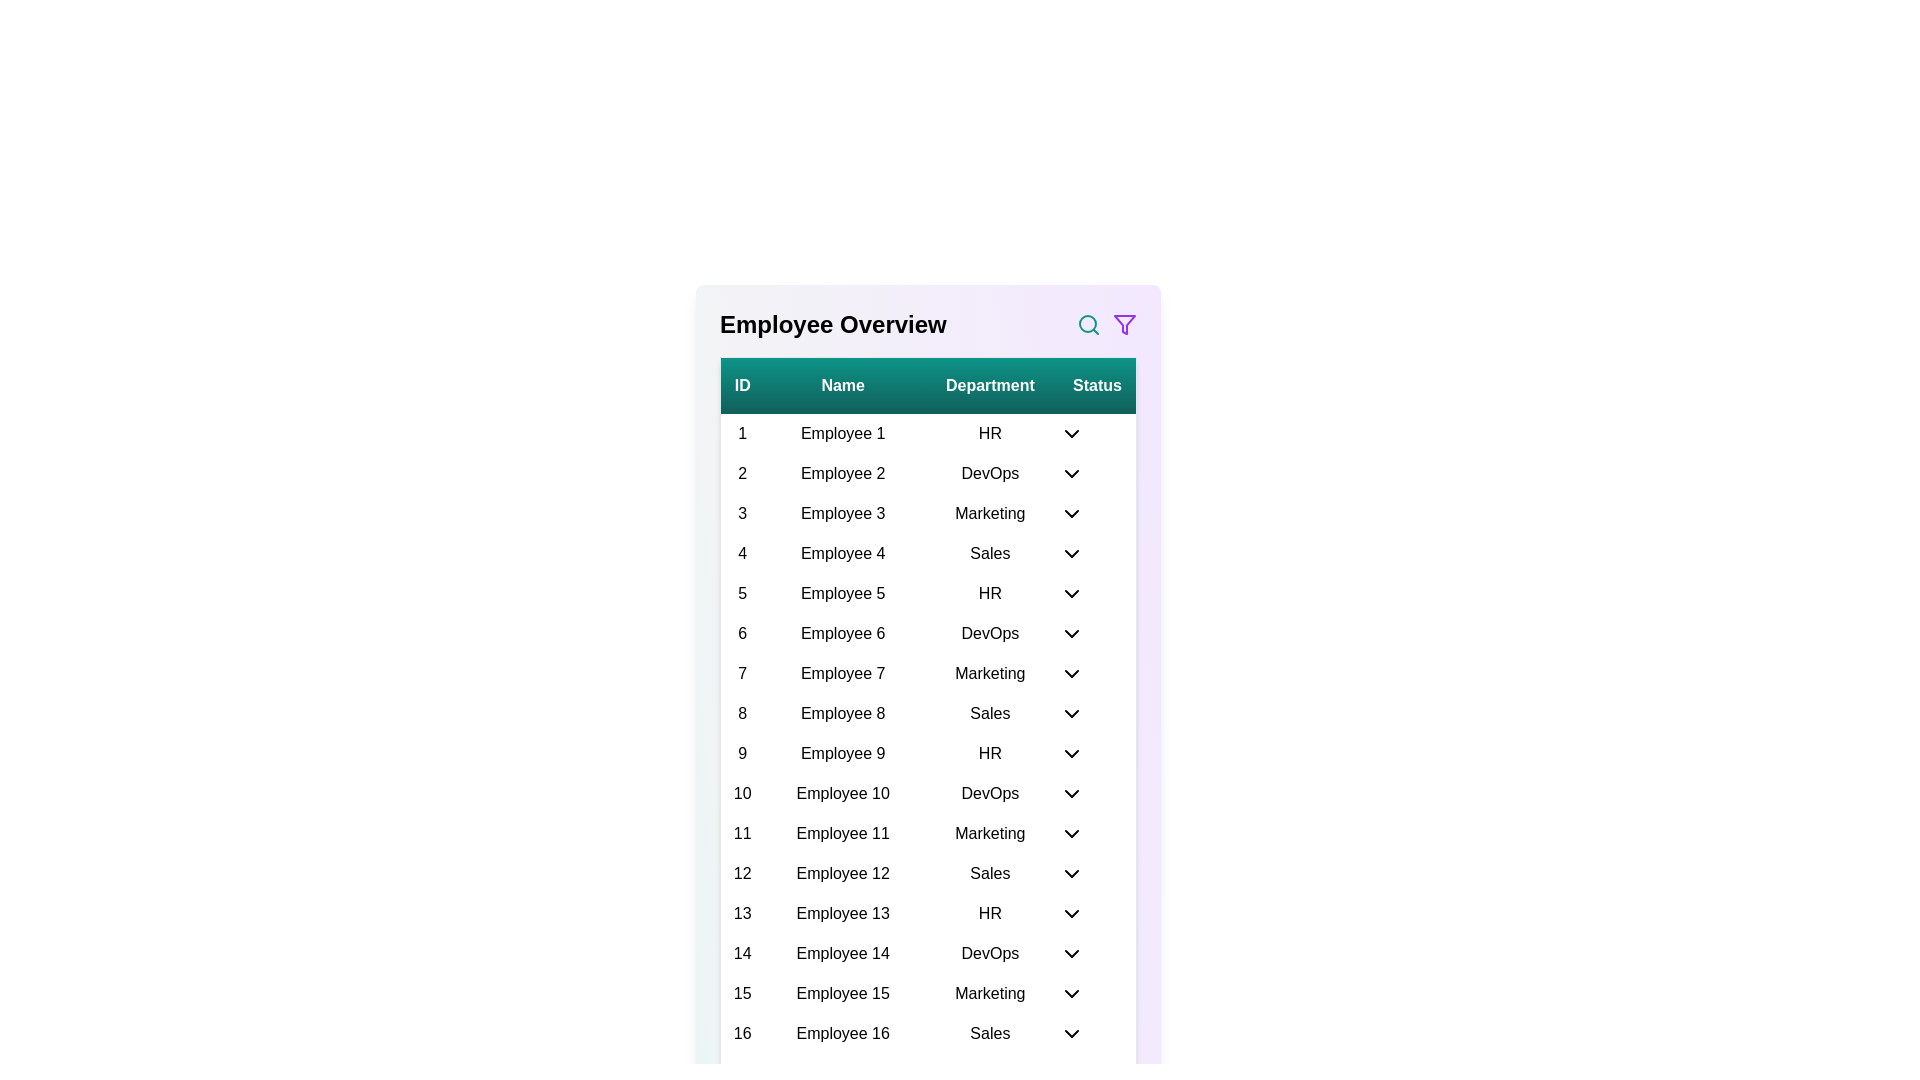 The height and width of the screenshot is (1080, 1920). Describe the element at coordinates (843, 385) in the screenshot. I see `the Name header to sort the table data` at that location.